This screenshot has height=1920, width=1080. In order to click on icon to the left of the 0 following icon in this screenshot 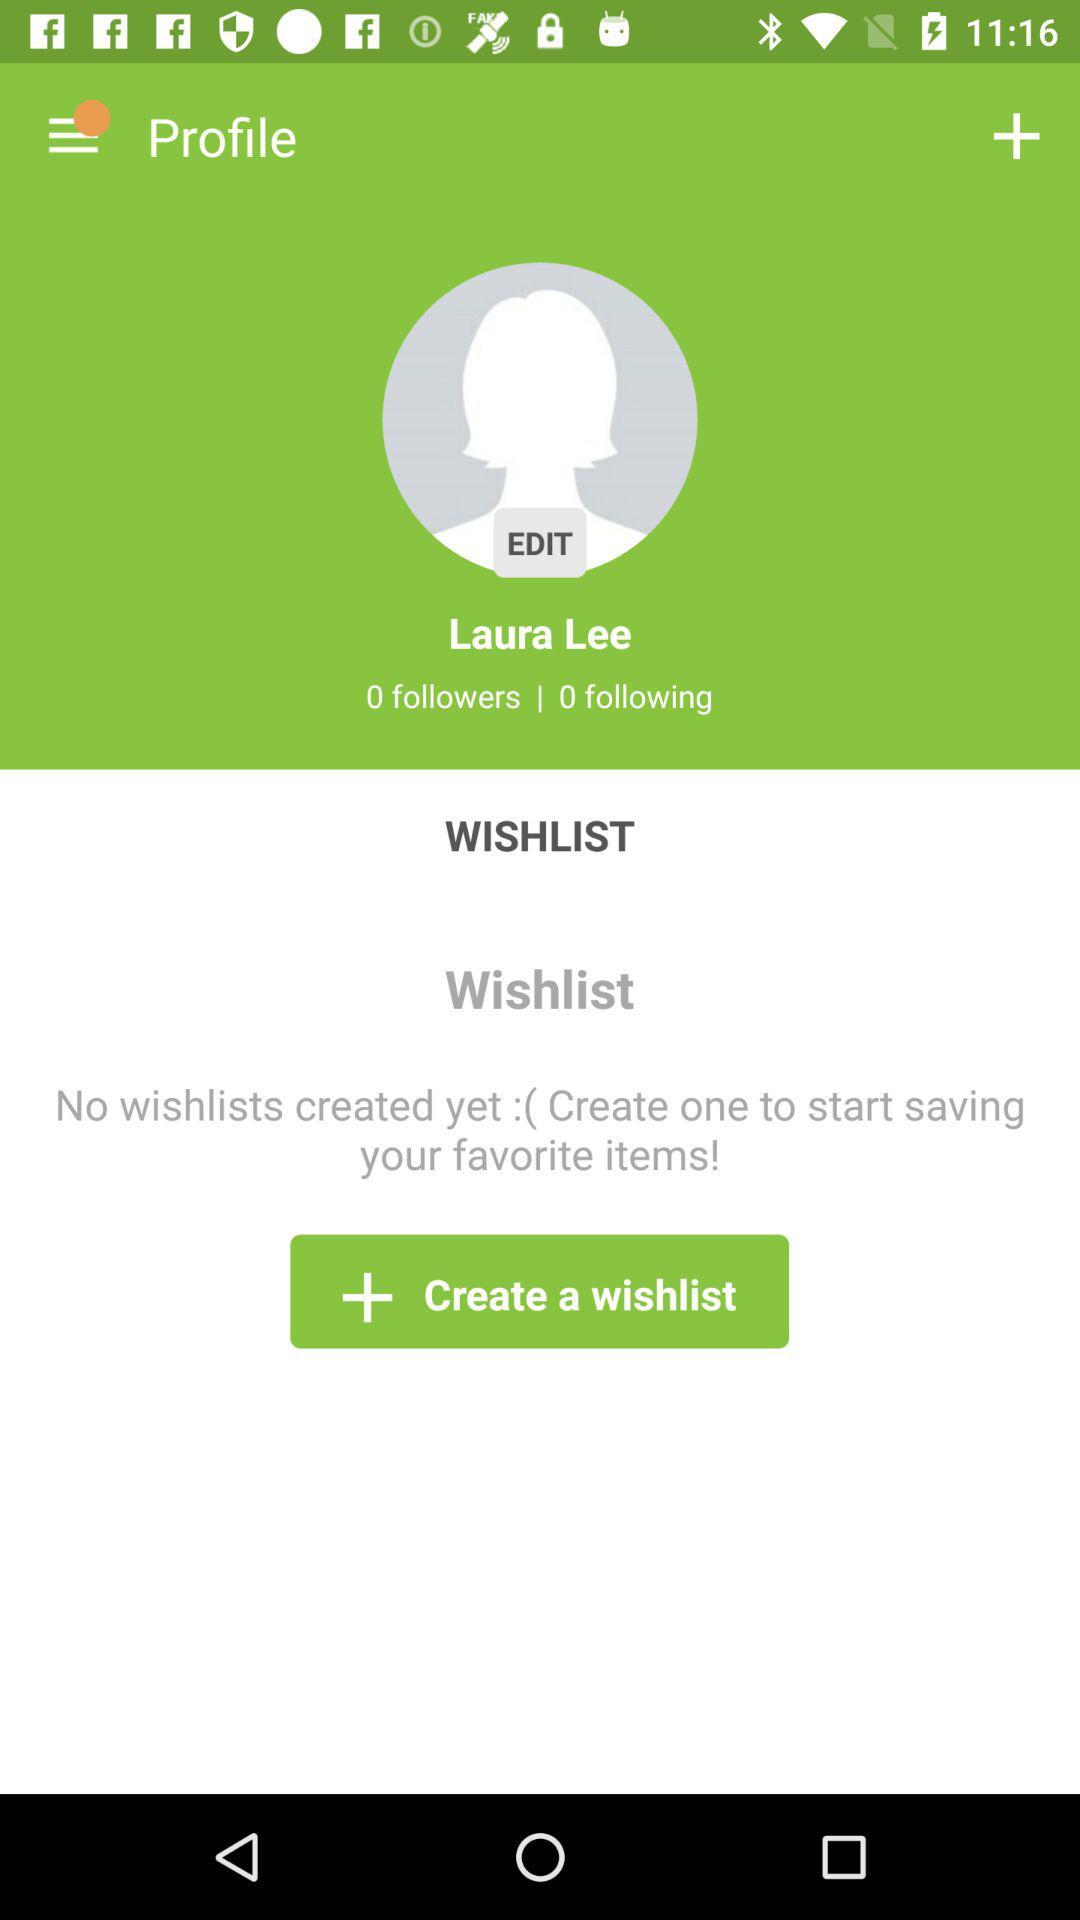, I will do `click(540, 695)`.